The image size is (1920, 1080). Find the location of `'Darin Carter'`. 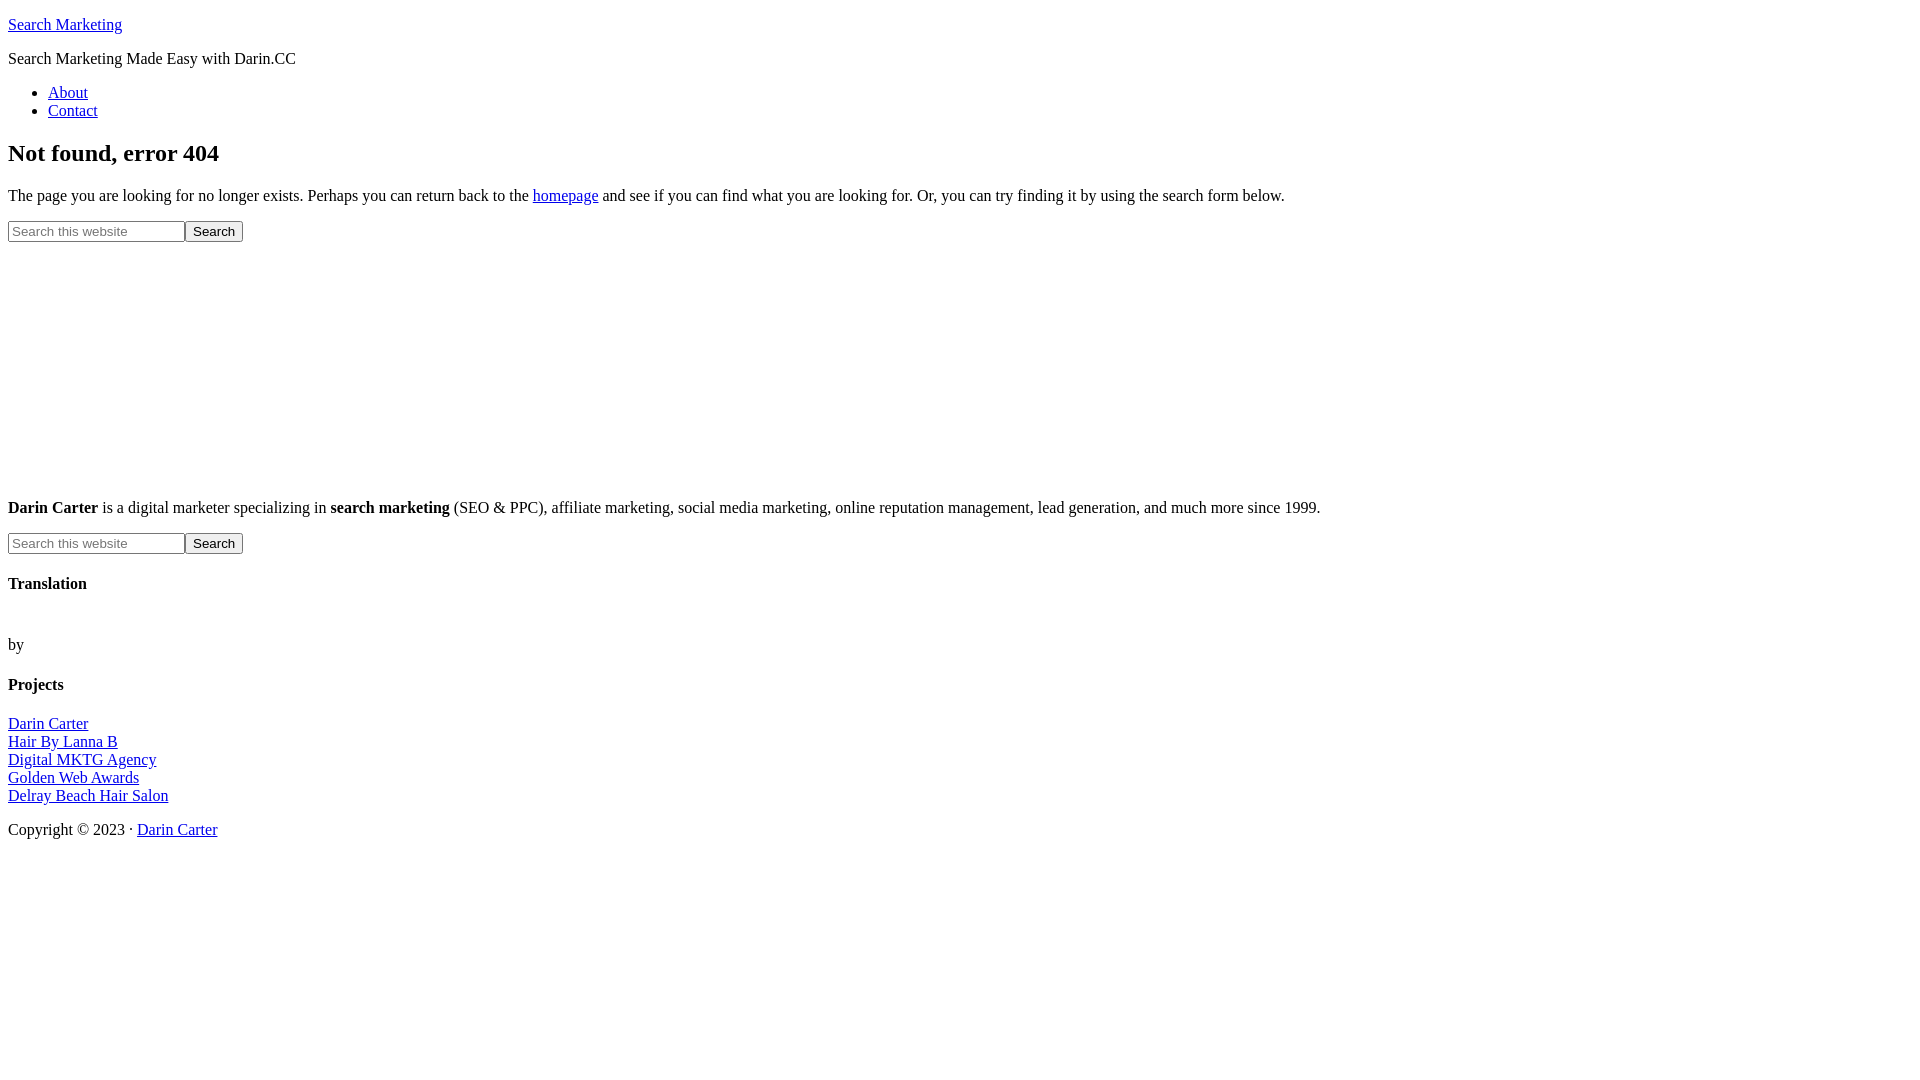

'Darin Carter' is located at coordinates (48, 723).